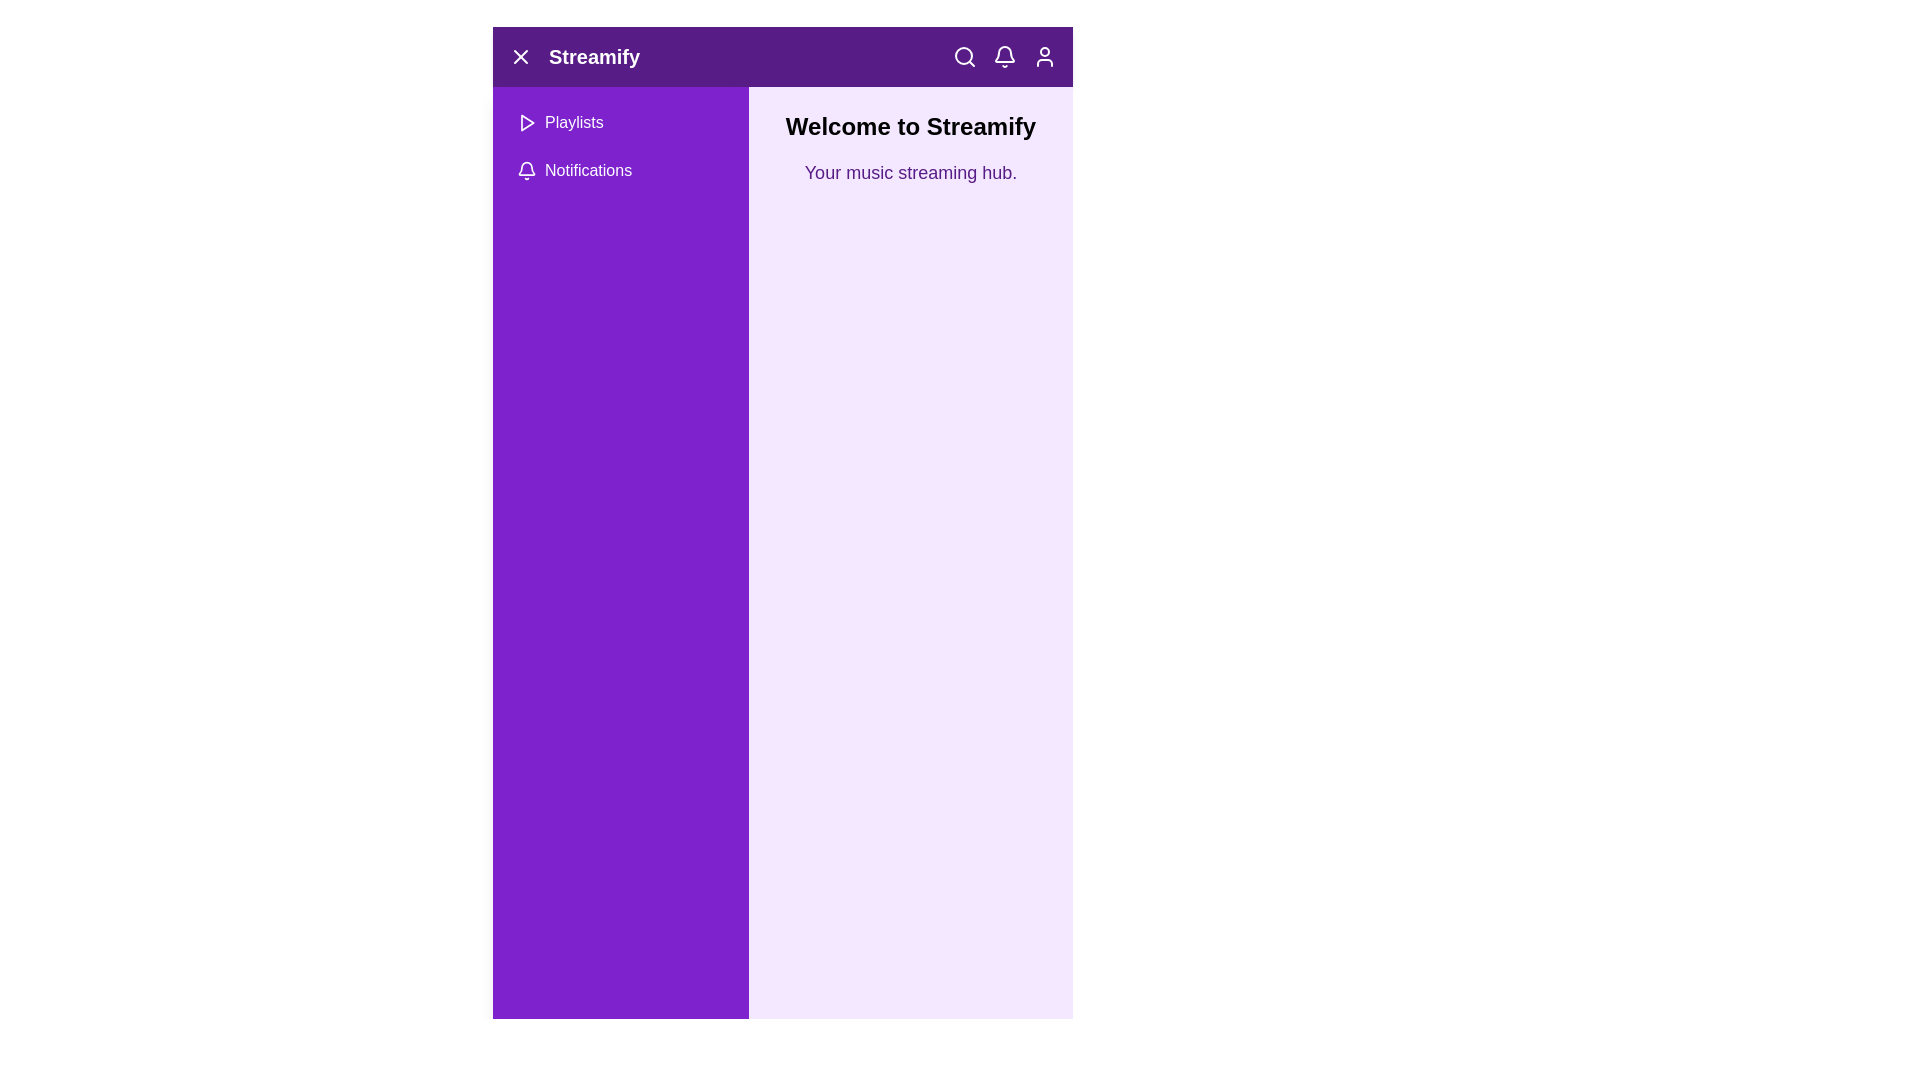 The width and height of the screenshot is (1920, 1080). Describe the element at coordinates (619, 123) in the screenshot. I see `the top menu option button in the vertical sidebar to change its background color` at that location.